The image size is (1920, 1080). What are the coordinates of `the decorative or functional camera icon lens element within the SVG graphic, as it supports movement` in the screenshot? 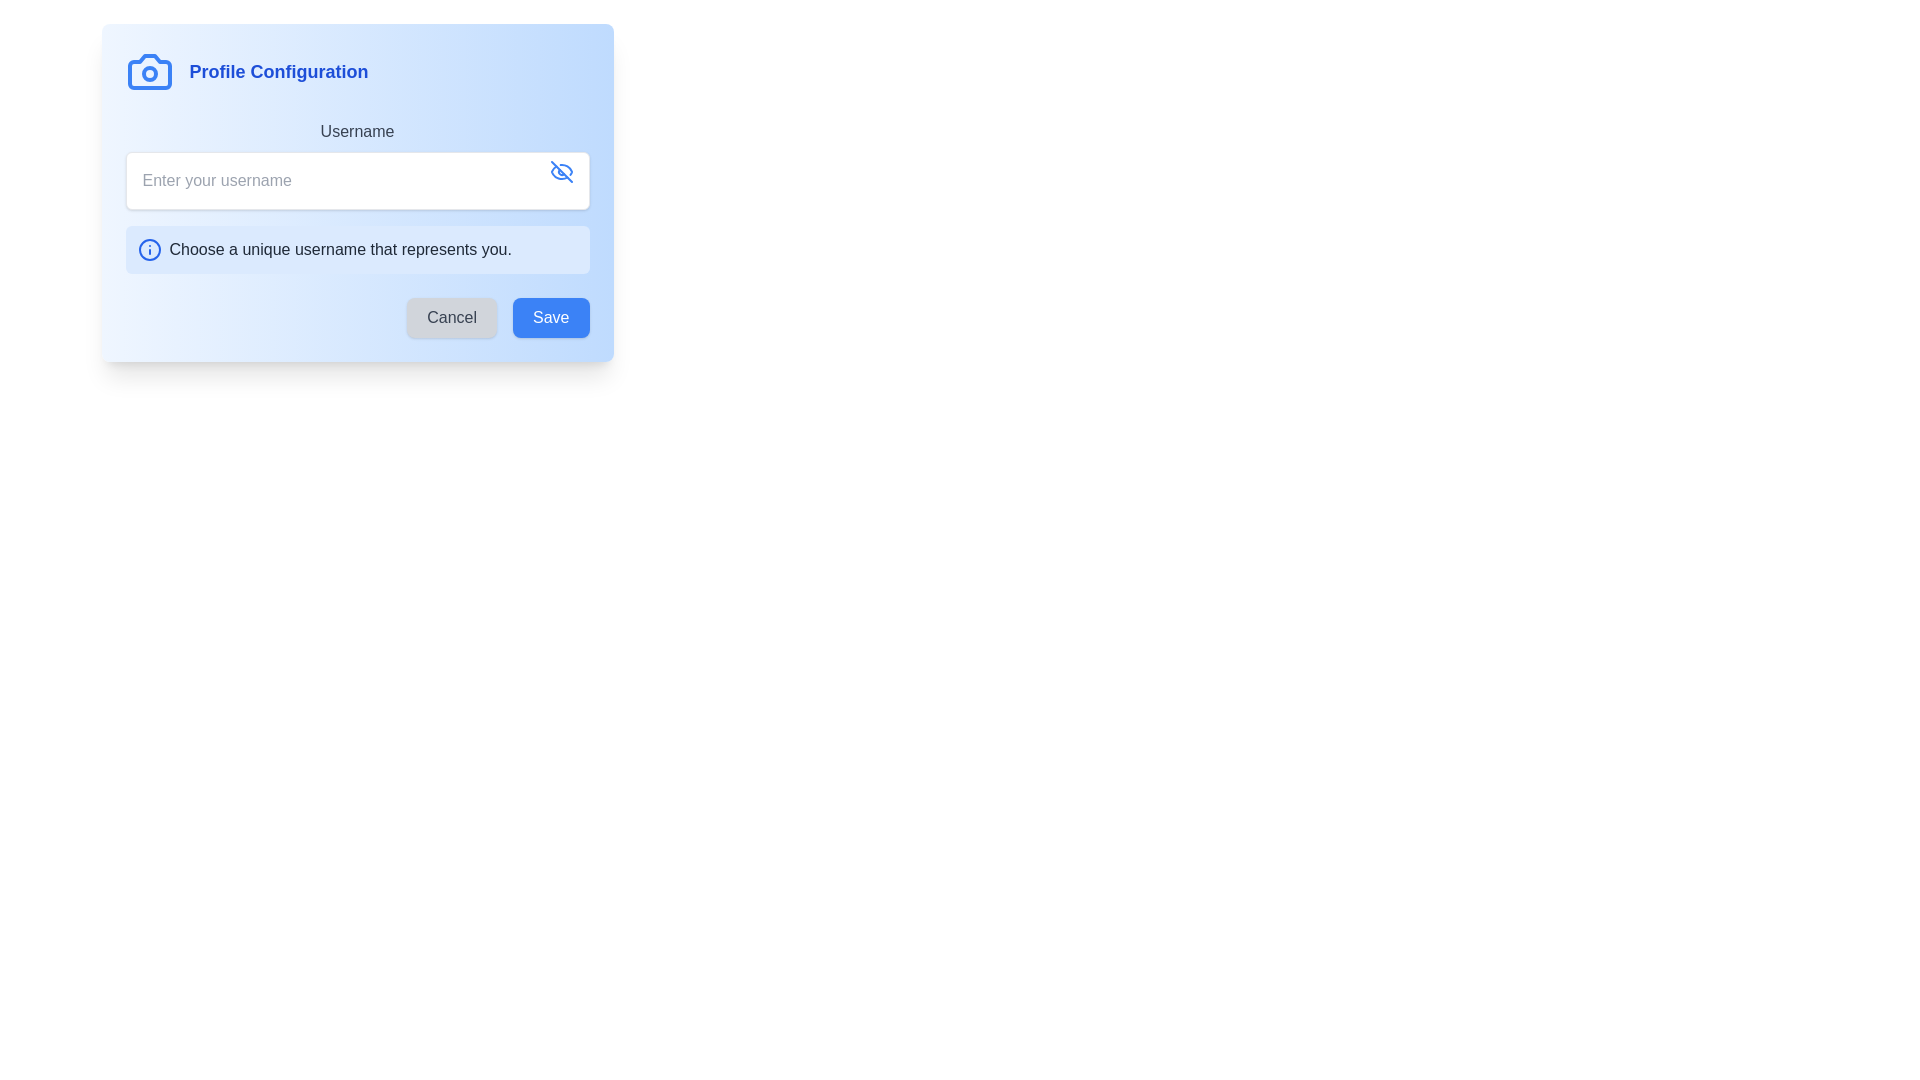 It's located at (148, 71).